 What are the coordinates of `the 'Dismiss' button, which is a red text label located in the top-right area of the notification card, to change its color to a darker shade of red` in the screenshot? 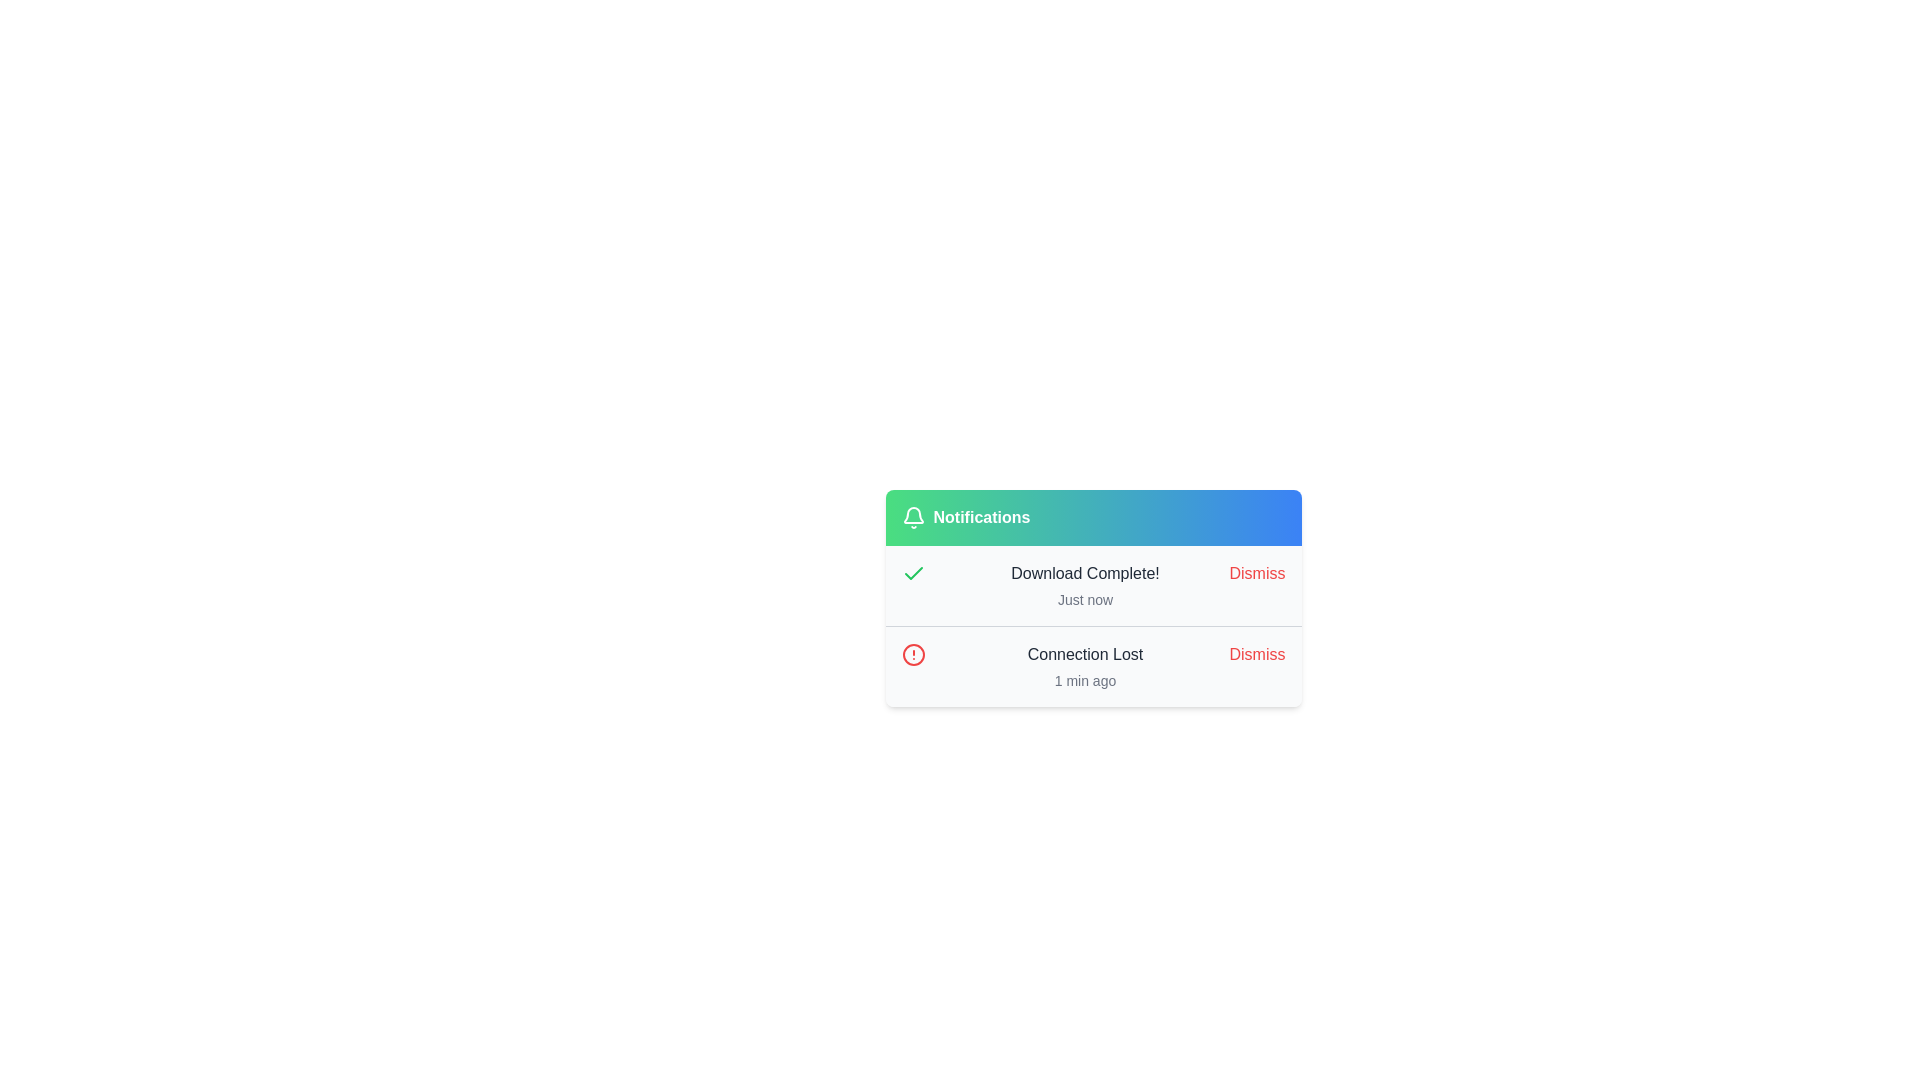 It's located at (1256, 574).